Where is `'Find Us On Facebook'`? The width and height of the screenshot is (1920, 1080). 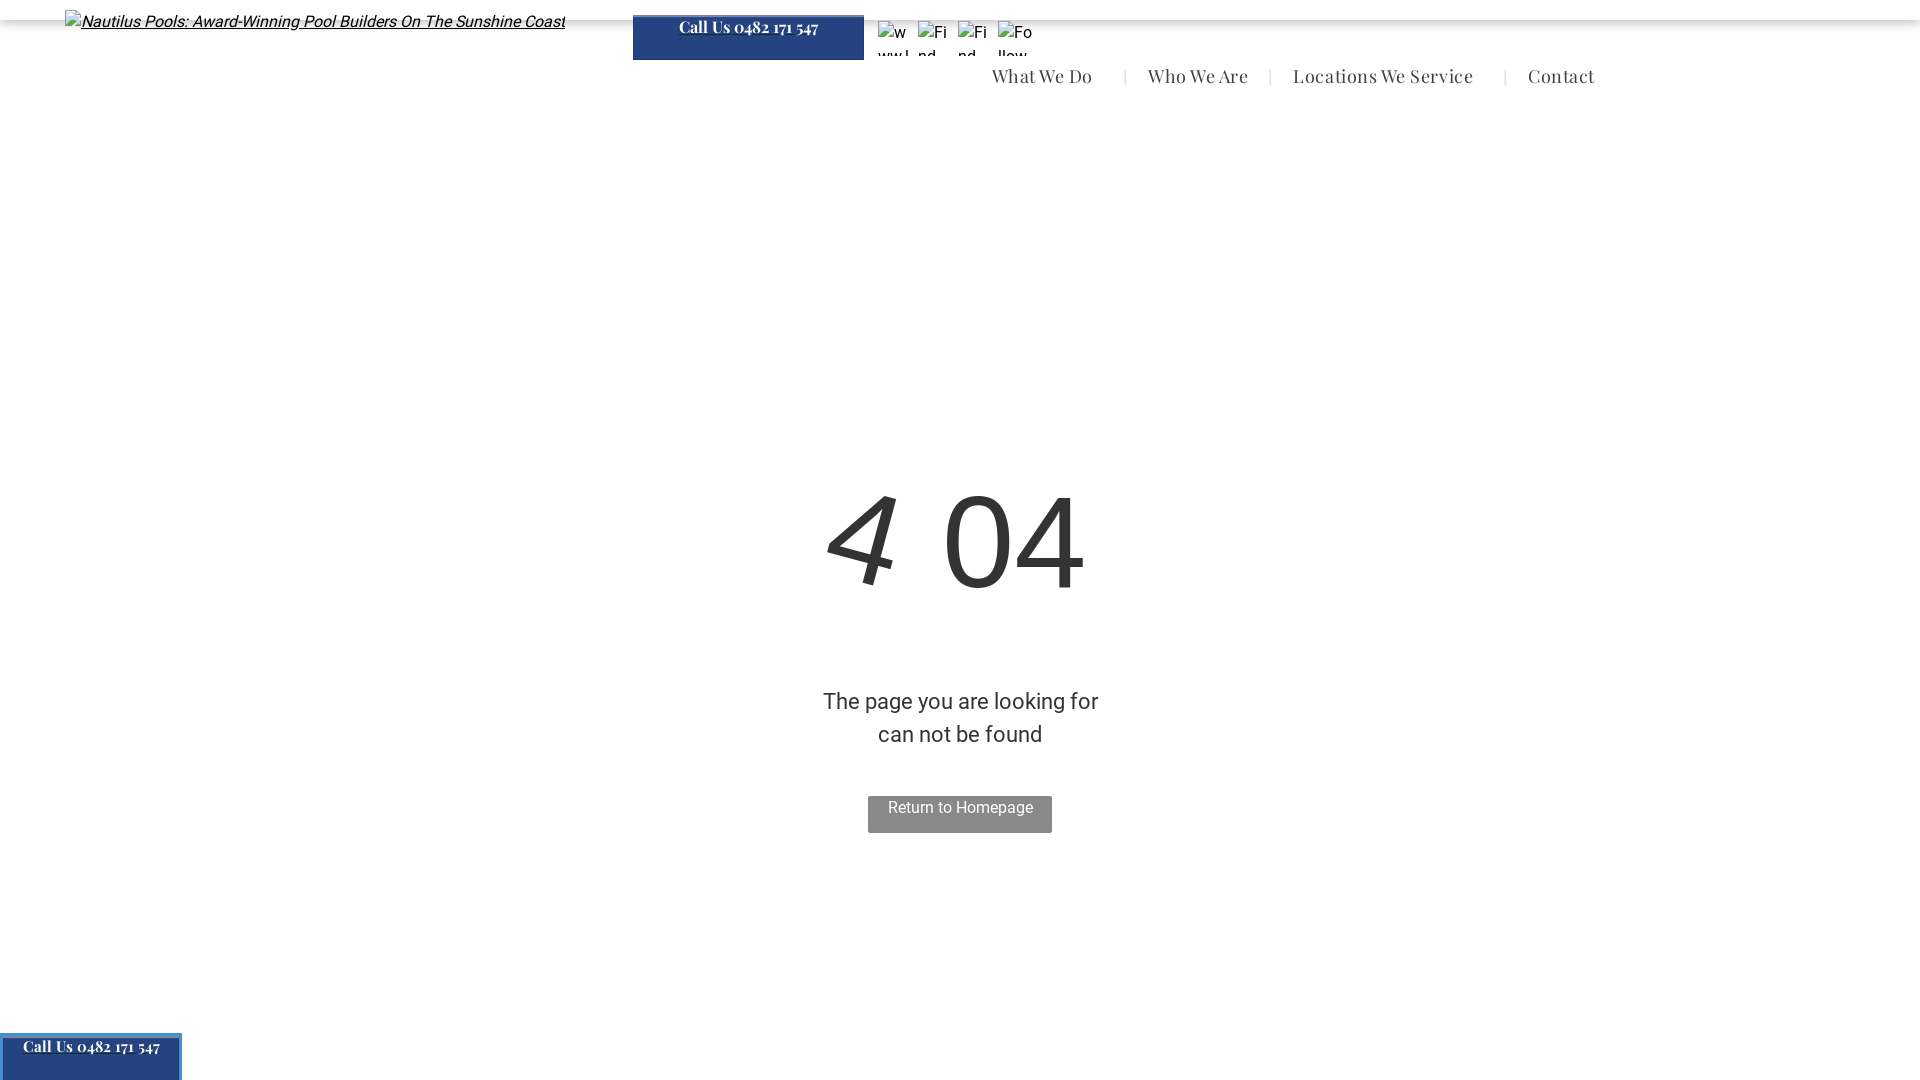 'Find Us On Facebook' is located at coordinates (916, 38).